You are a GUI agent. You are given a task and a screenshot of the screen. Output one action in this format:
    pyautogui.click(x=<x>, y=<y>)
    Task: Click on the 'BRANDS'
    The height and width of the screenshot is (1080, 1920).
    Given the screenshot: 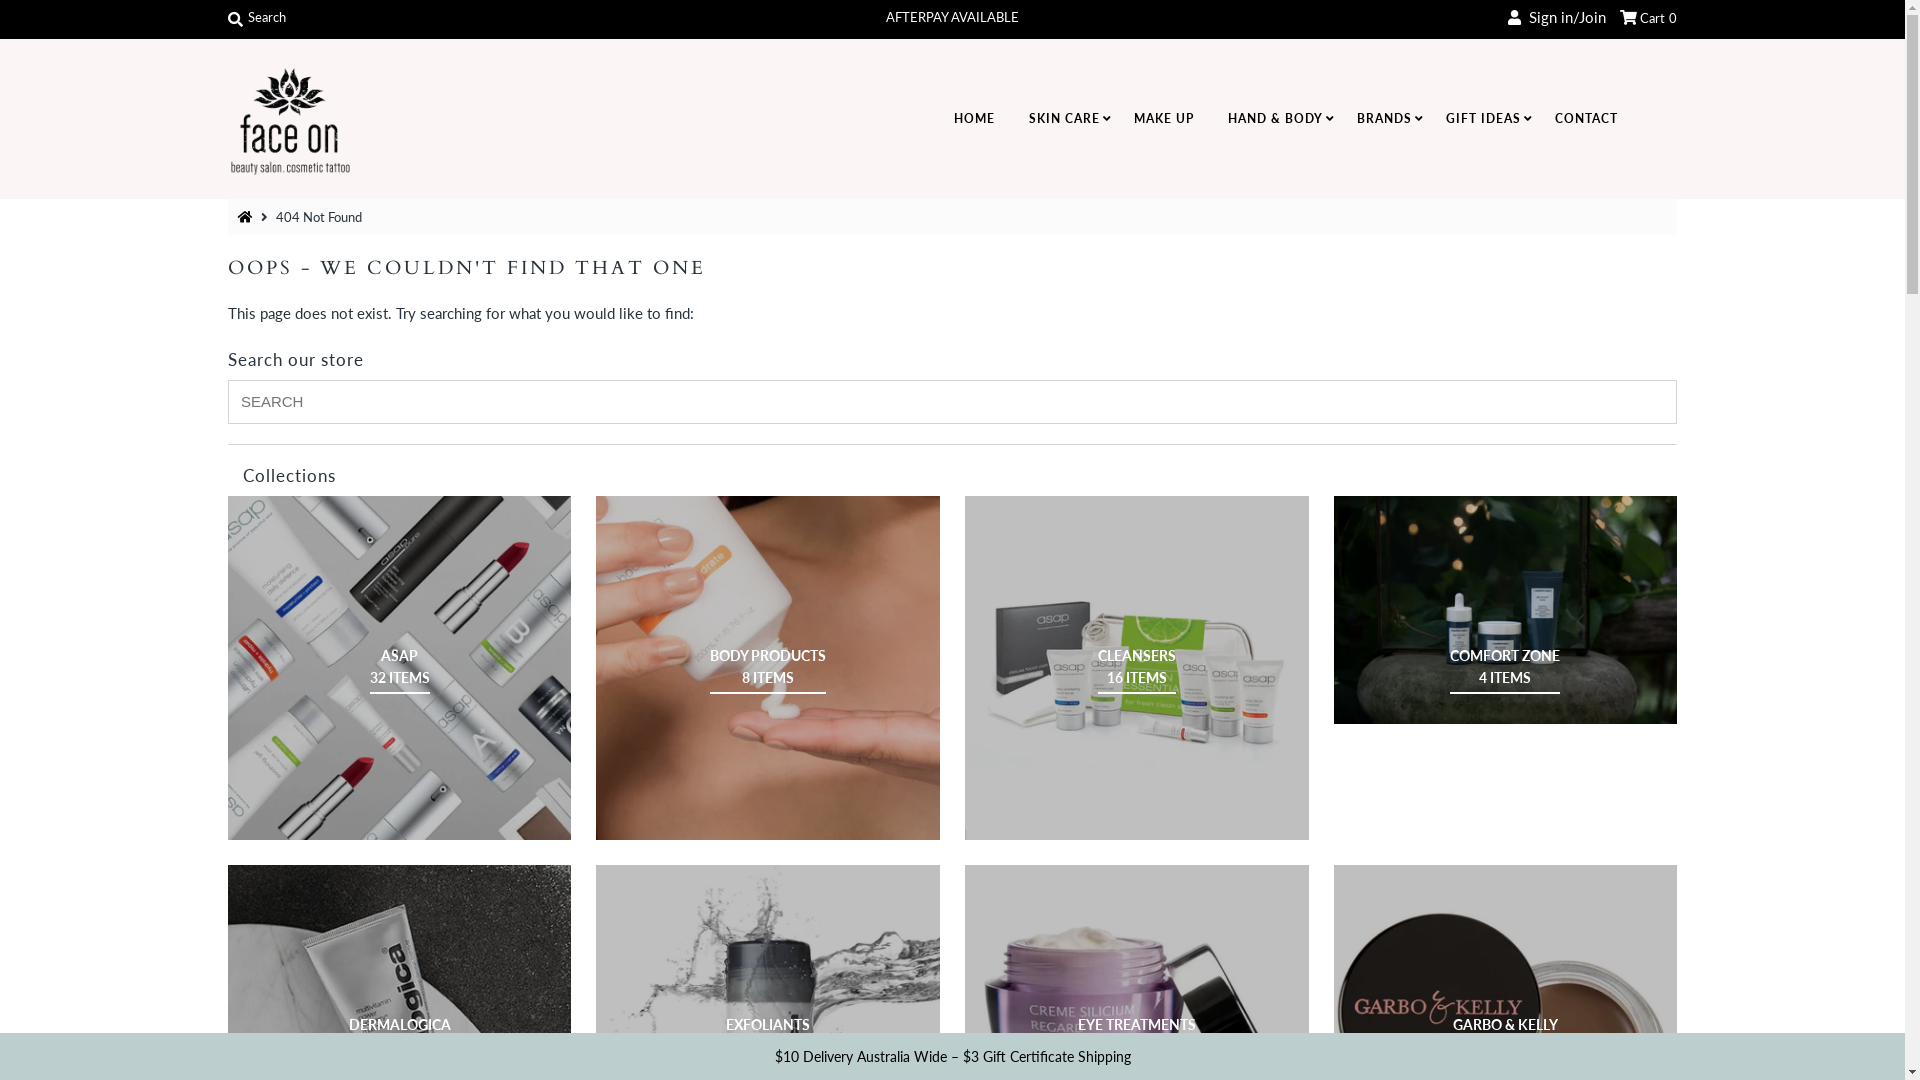 What is the action you would take?
    pyautogui.click(x=1383, y=119)
    